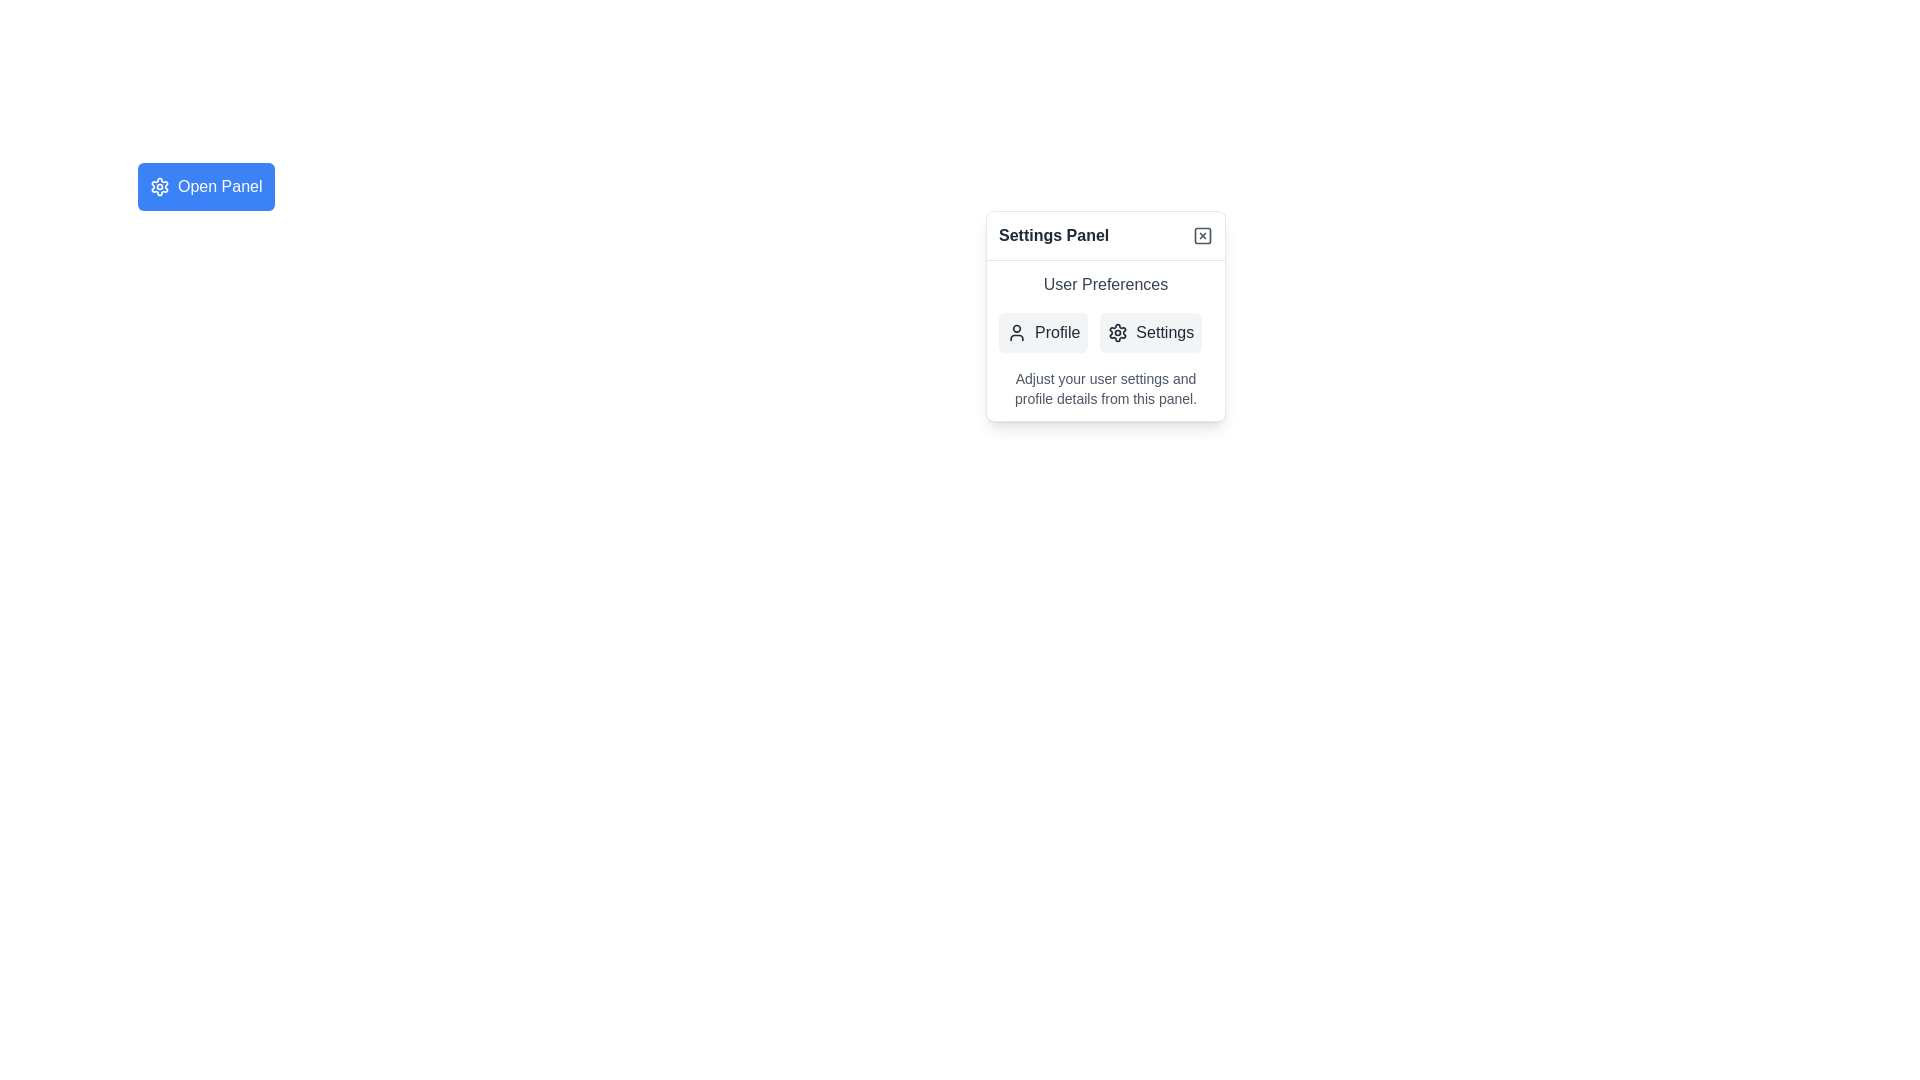 The image size is (1920, 1080). I want to click on the 'Profile' button, which is a rounded rectangular button labeled 'Profile' with a user silhouette icon, located under the 'User Preferences' section of the 'Settings Panel', so click(1042, 331).